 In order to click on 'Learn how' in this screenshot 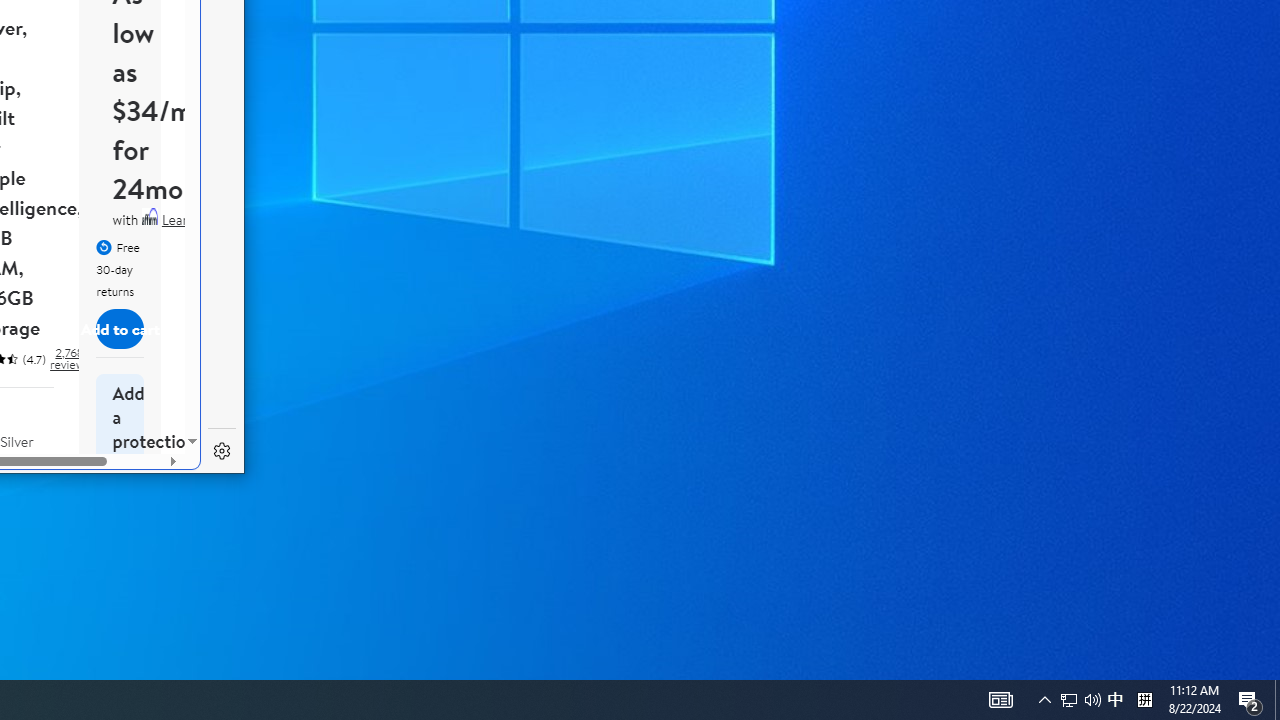, I will do `click(192, 220)`.